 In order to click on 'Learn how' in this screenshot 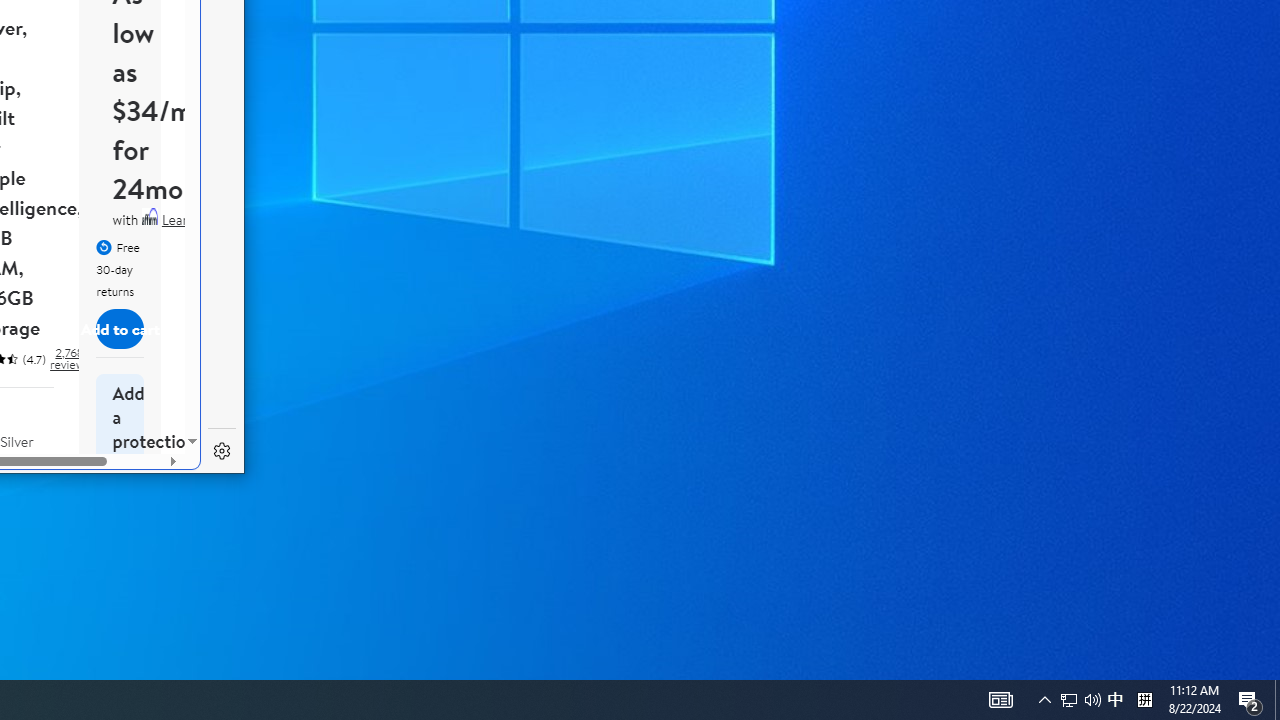, I will do `click(192, 220)`.